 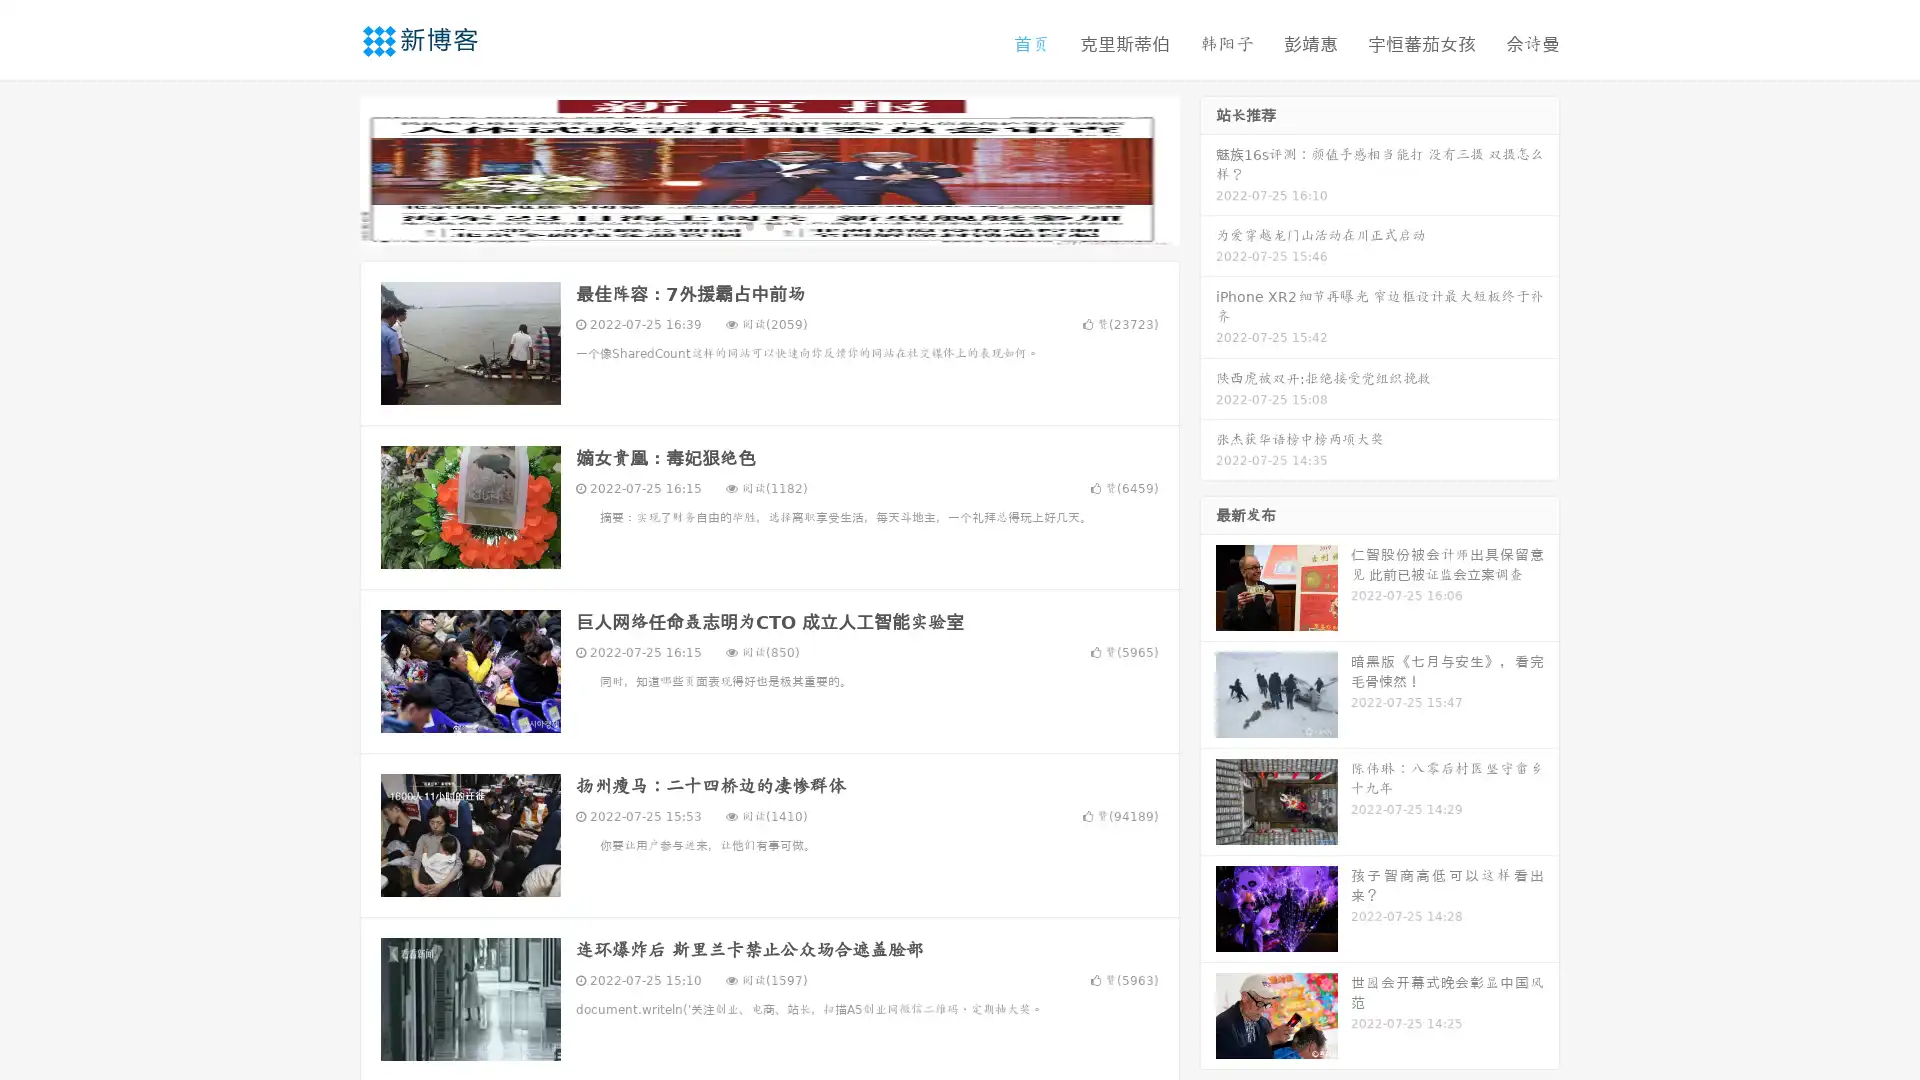 I want to click on Go to slide 1, so click(x=748, y=225).